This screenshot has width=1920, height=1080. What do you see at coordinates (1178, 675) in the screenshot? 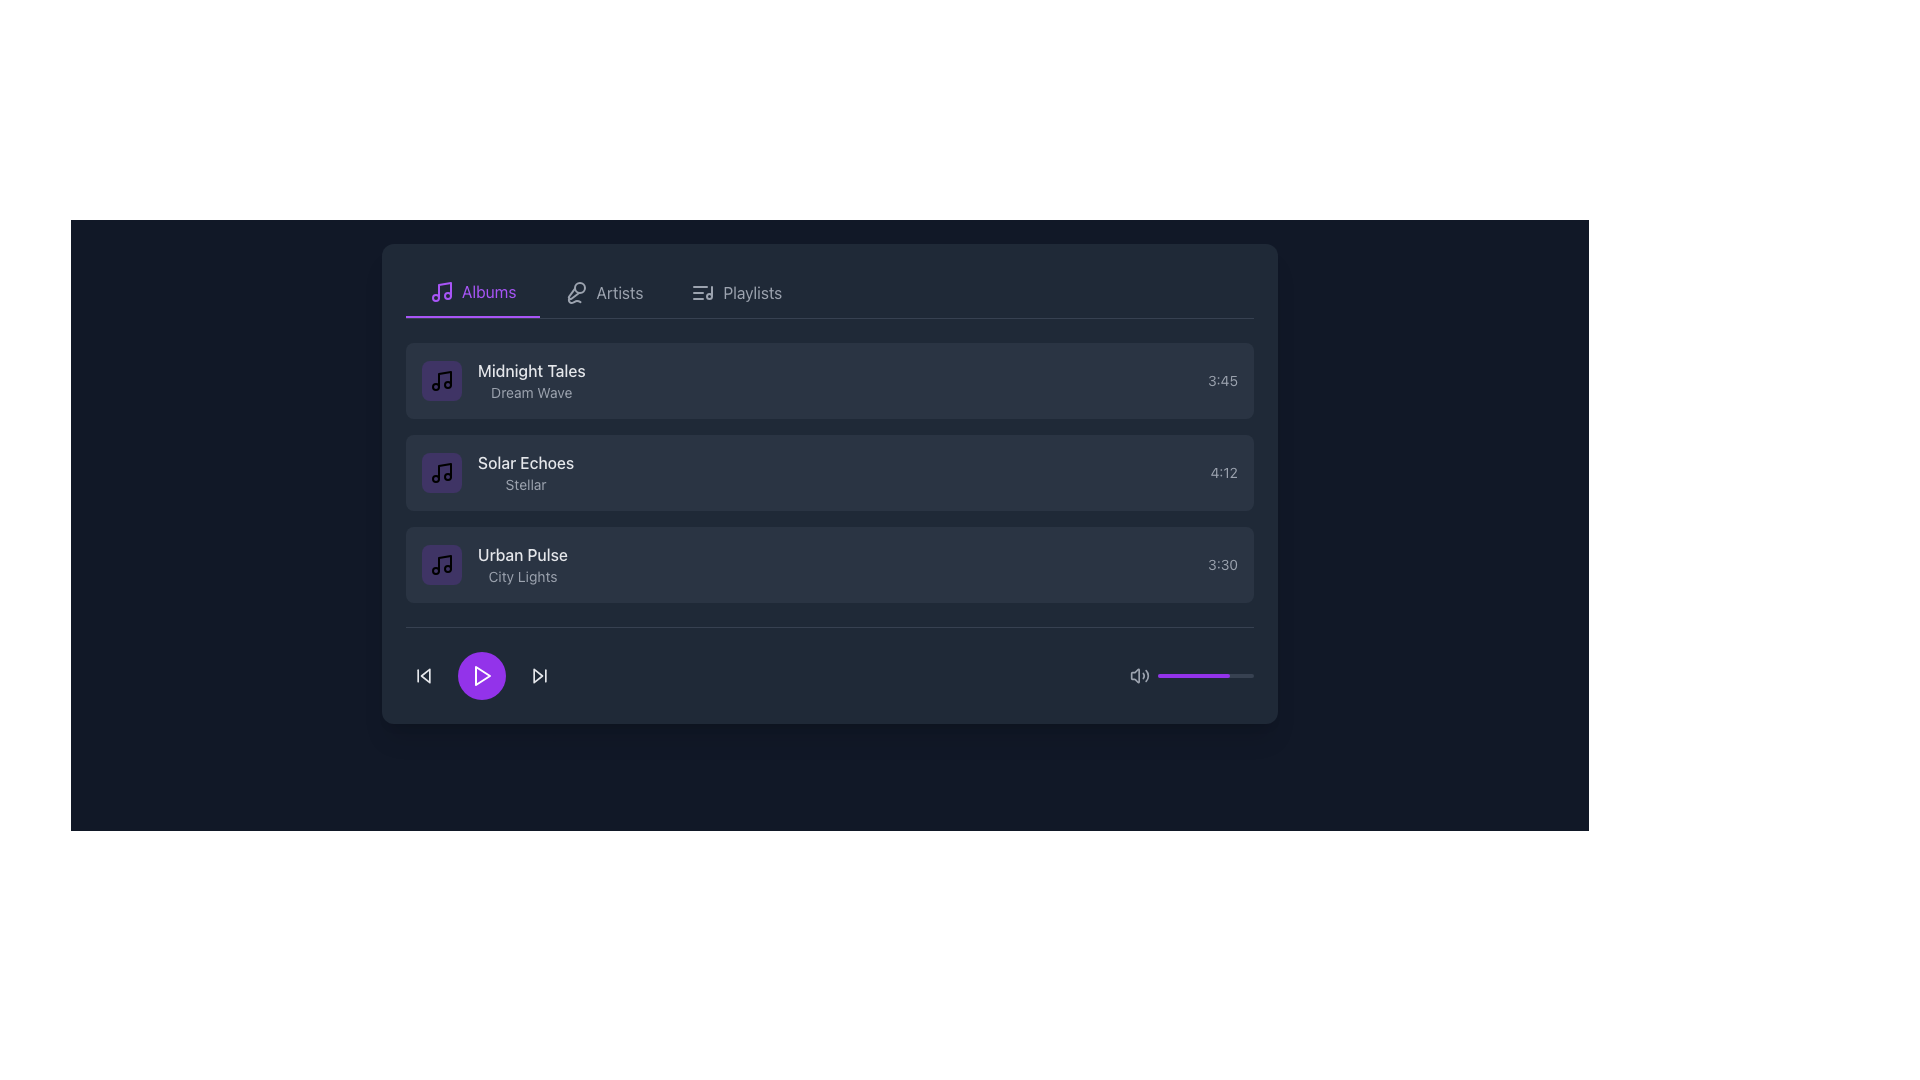
I see `the volume` at bounding box center [1178, 675].